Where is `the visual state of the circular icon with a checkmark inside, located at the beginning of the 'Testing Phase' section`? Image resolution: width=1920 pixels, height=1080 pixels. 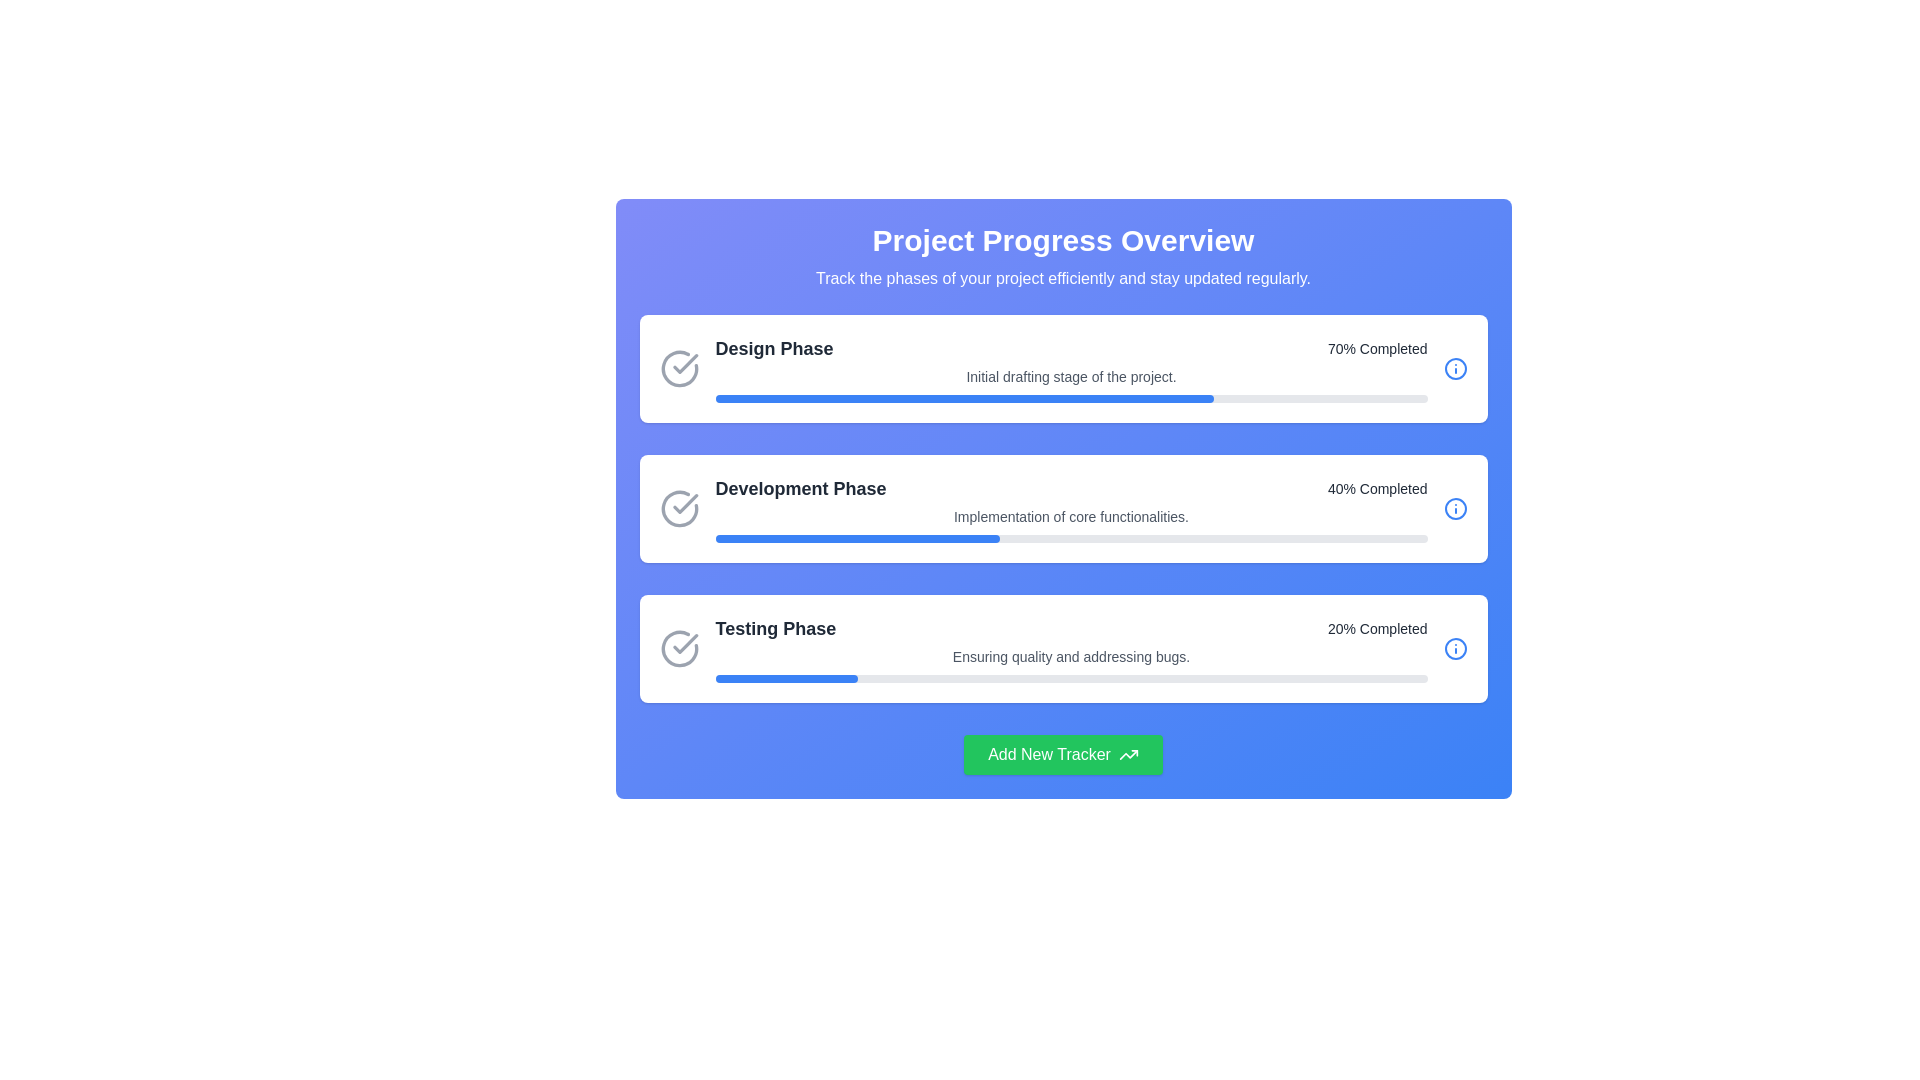 the visual state of the circular icon with a checkmark inside, located at the beginning of the 'Testing Phase' section is located at coordinates (679, 648).